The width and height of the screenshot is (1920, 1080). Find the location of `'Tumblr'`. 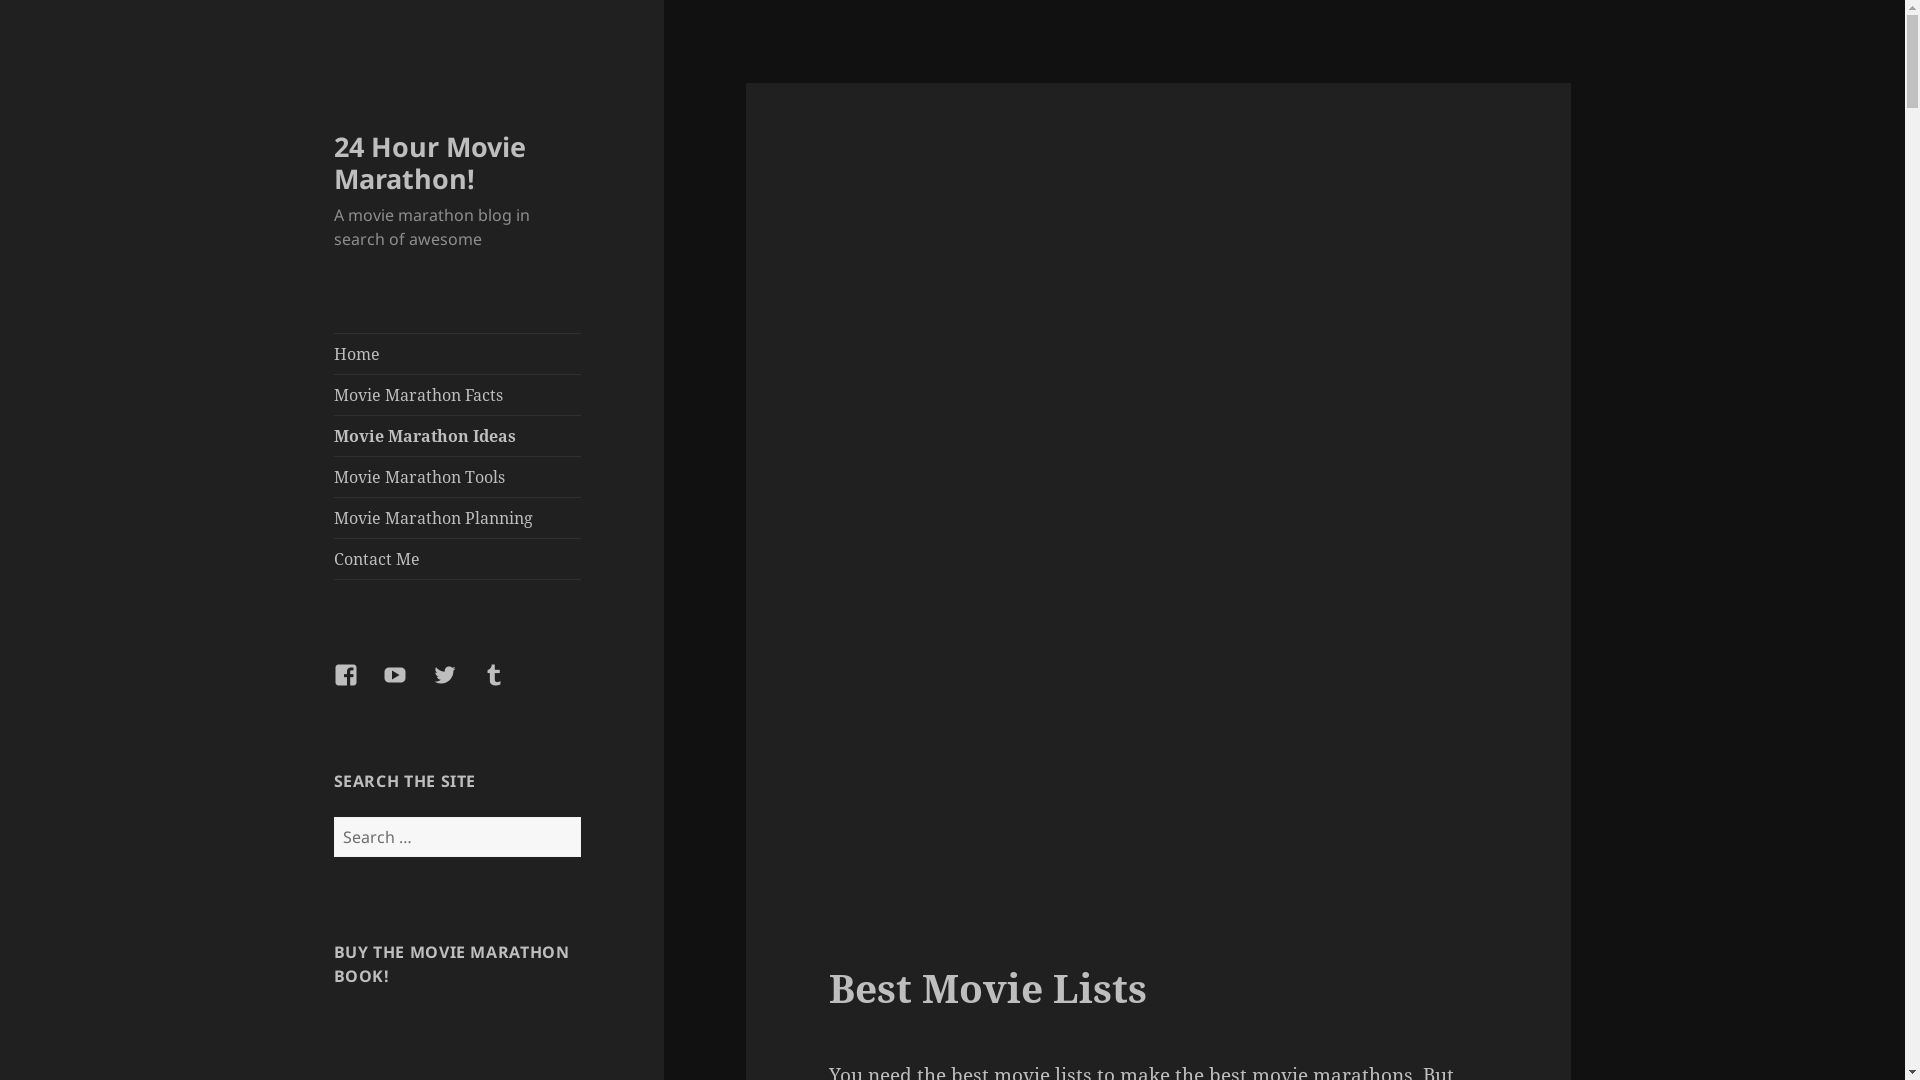

'Tumblr' is located at coordinates (505, 685).